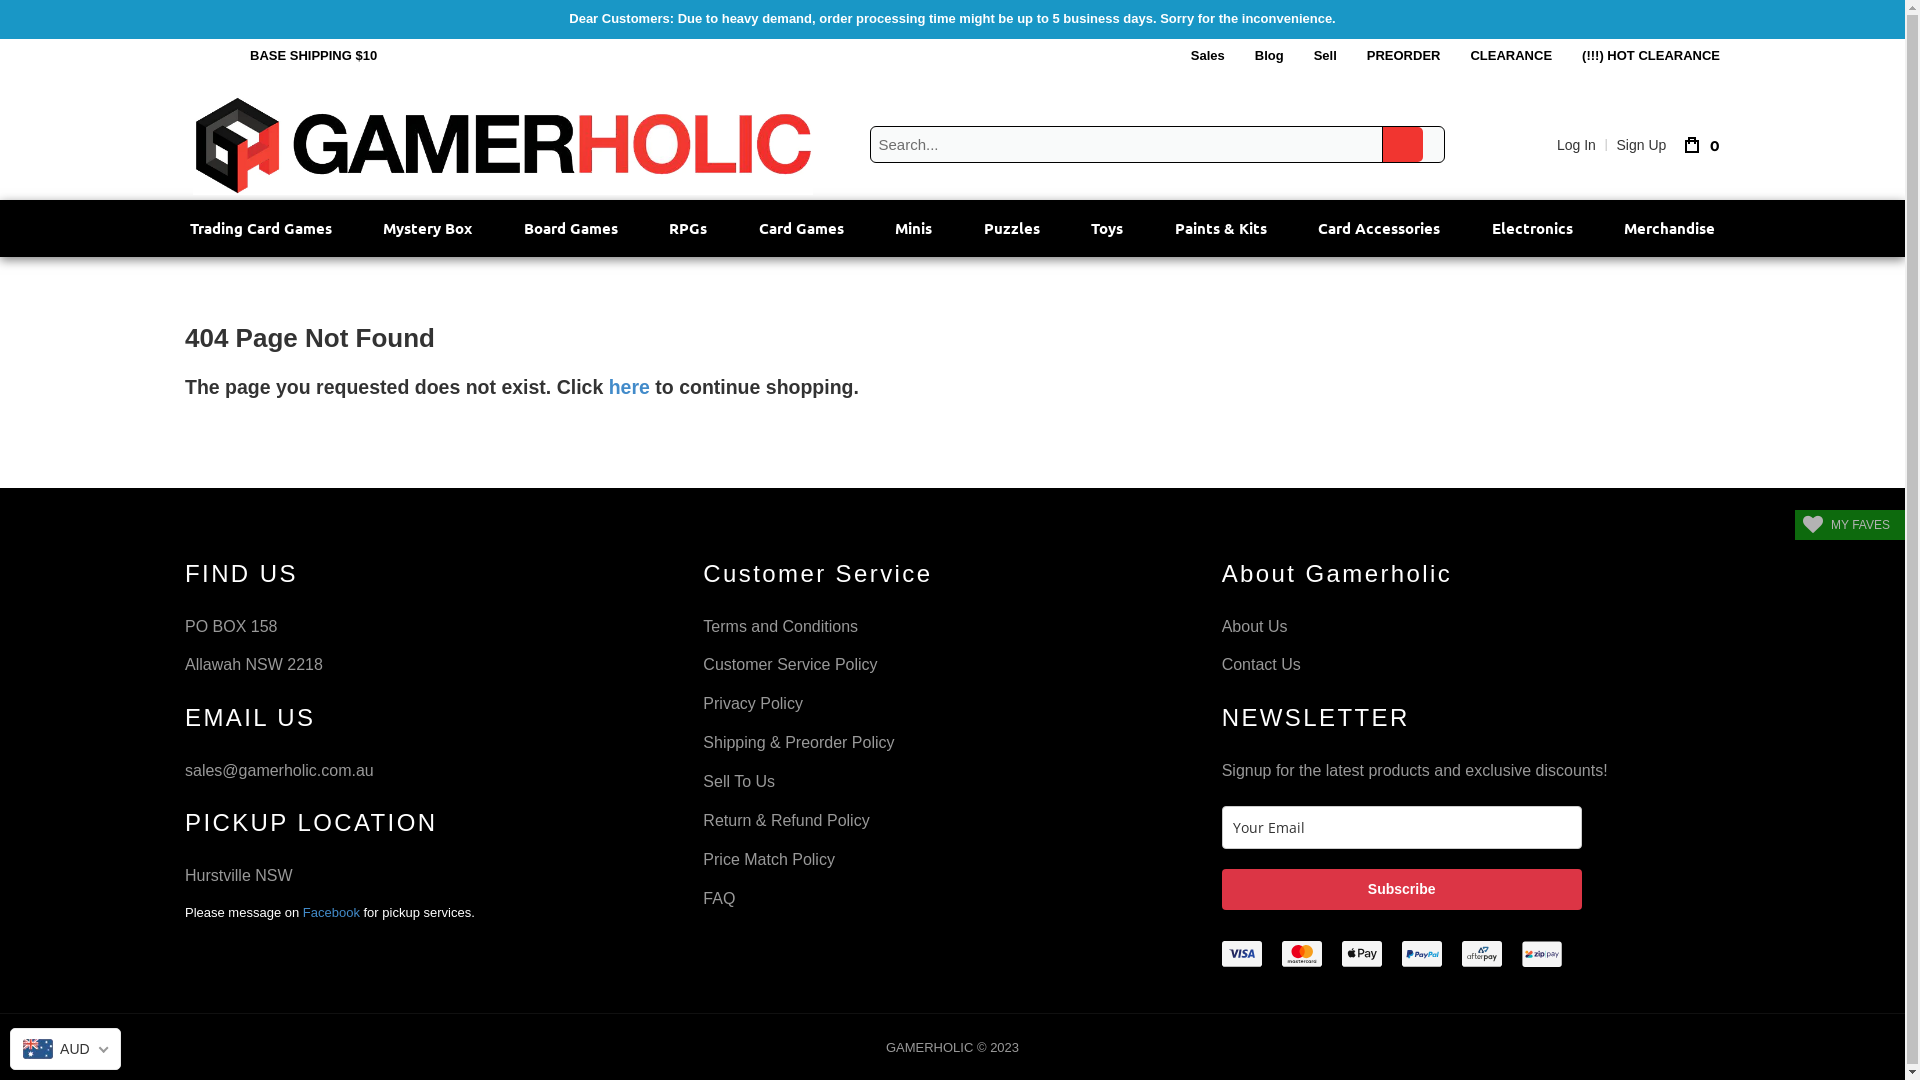  I want to click on 'BASE SHIPPING $10', so click(312, 56).